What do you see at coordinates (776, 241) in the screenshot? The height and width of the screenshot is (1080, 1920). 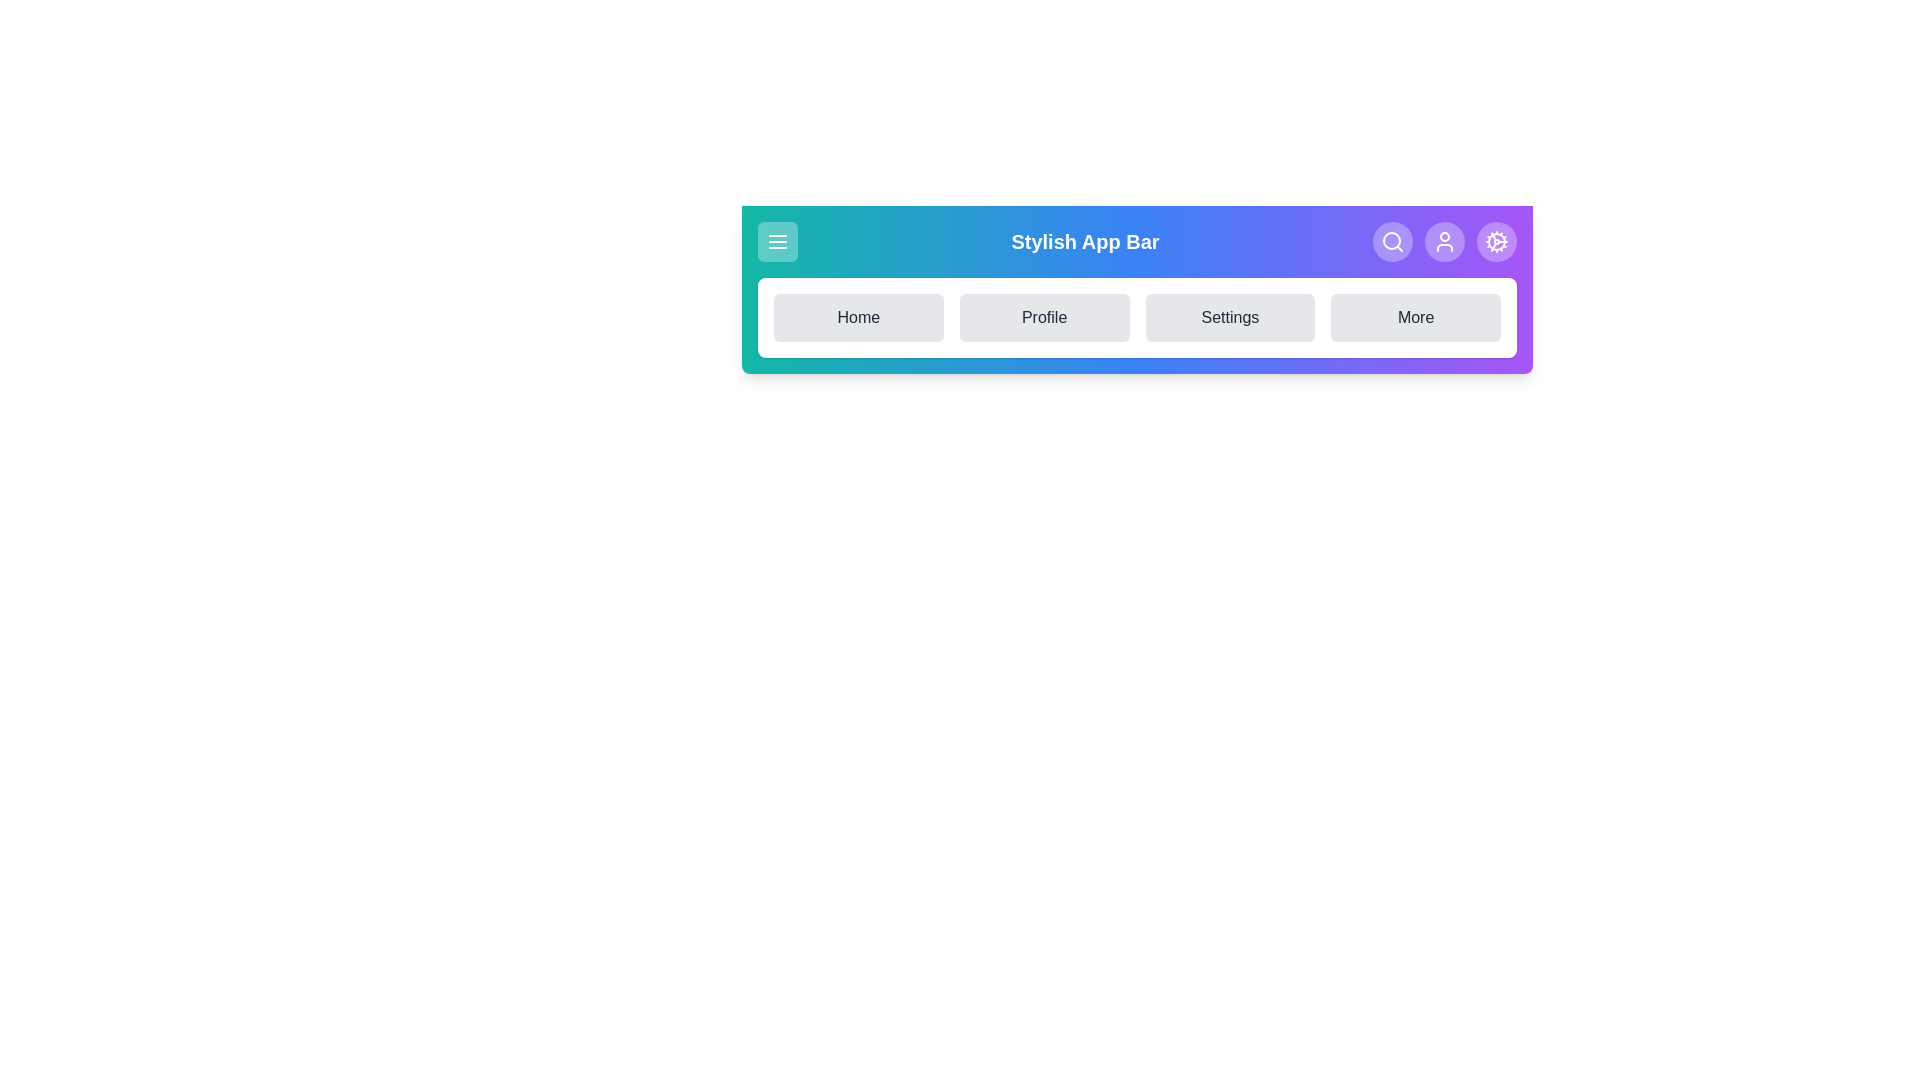 I see `the menu button to toggle the menu visibility` at bounding box center [776, 241].